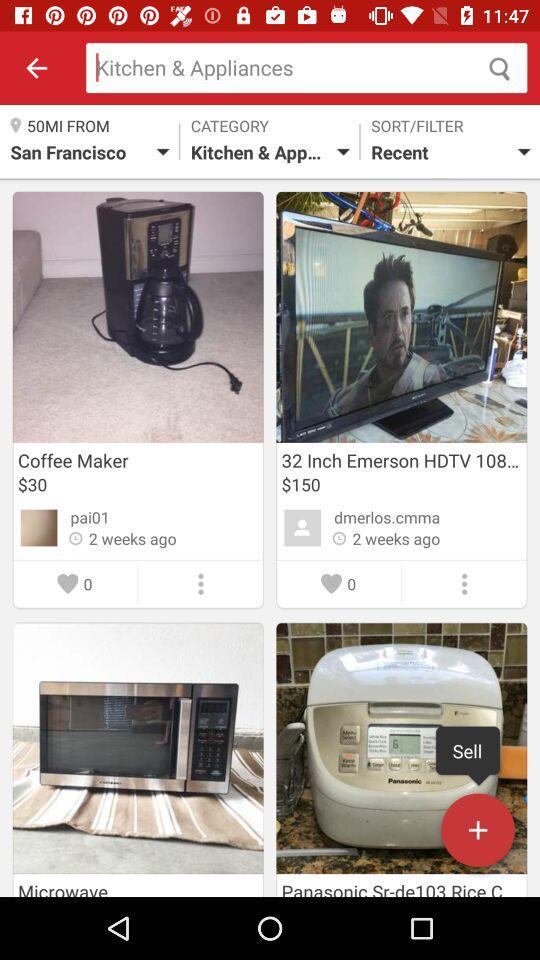 Image resolution: width=540 pixels, height=960 pixels. I want to click on icon below the $30 item, so click(89, 516).